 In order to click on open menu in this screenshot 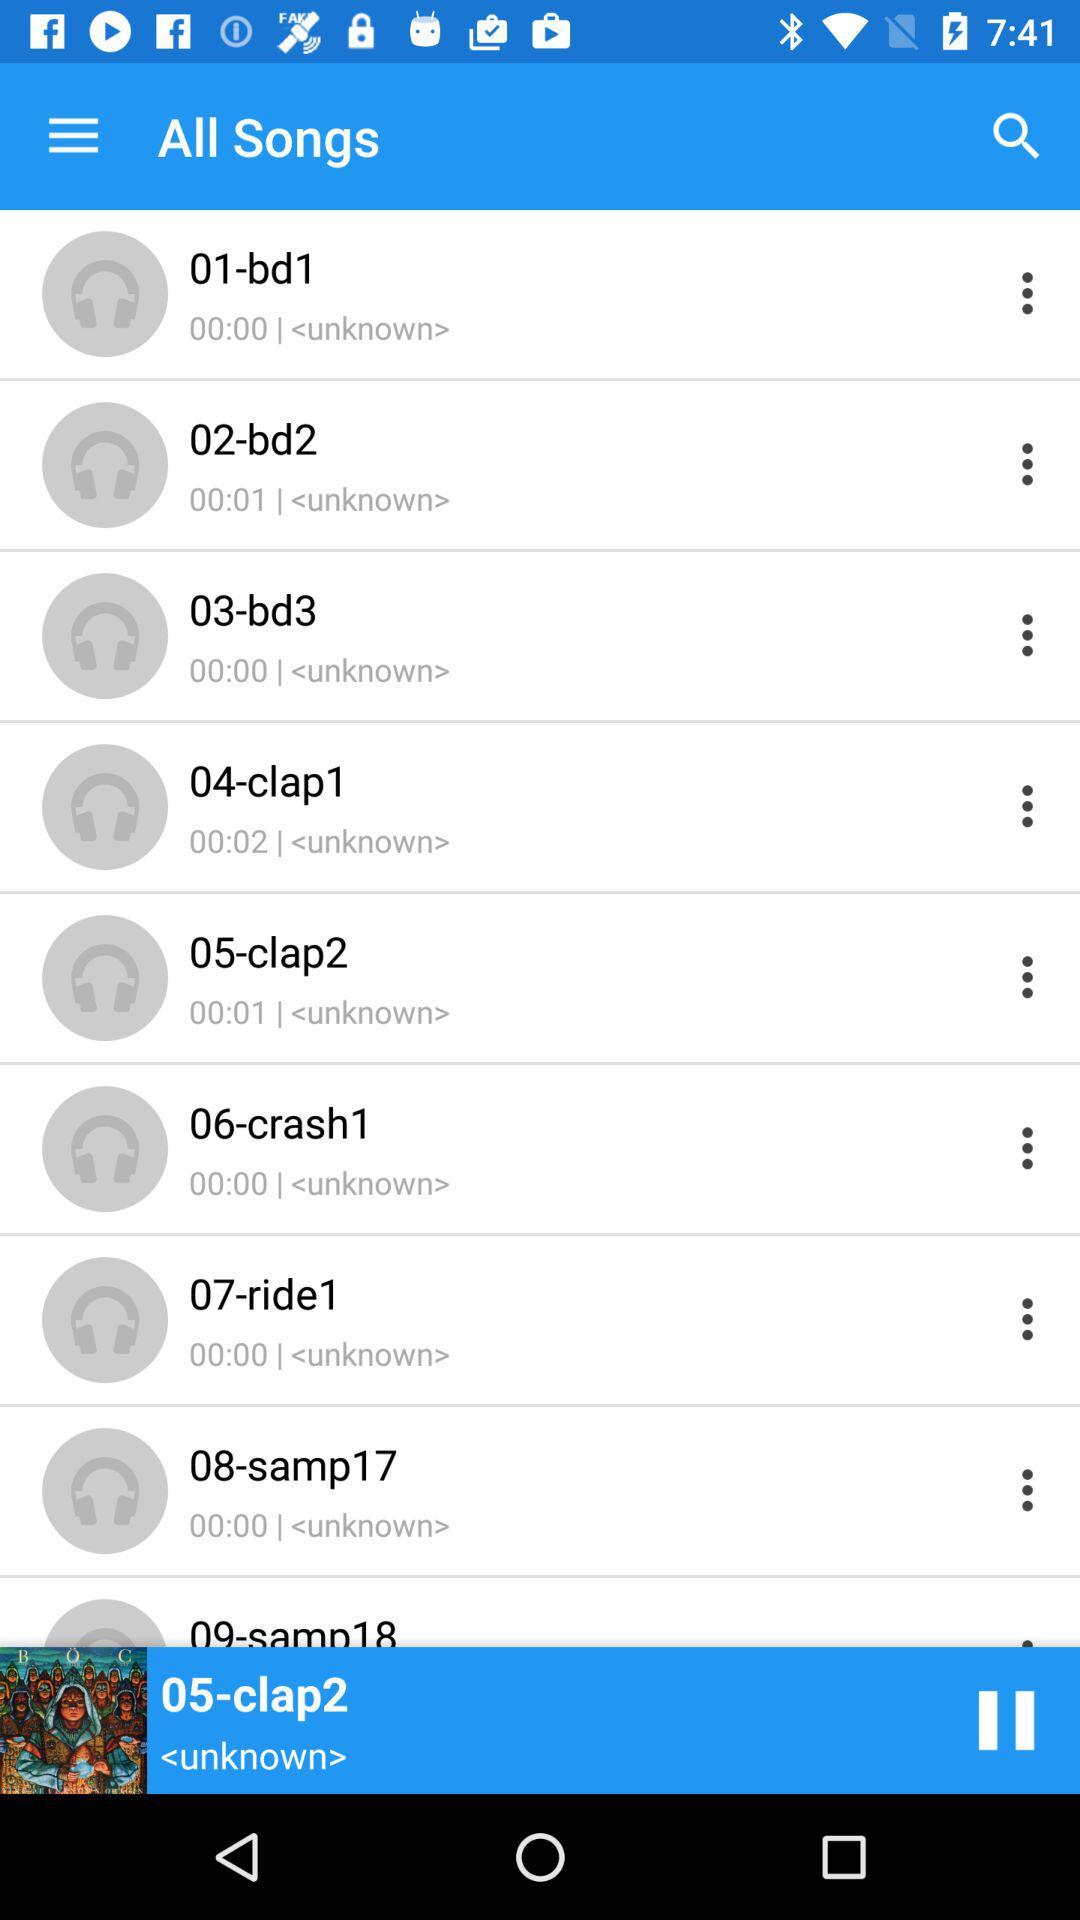, I will do `click(1027, 463)`.